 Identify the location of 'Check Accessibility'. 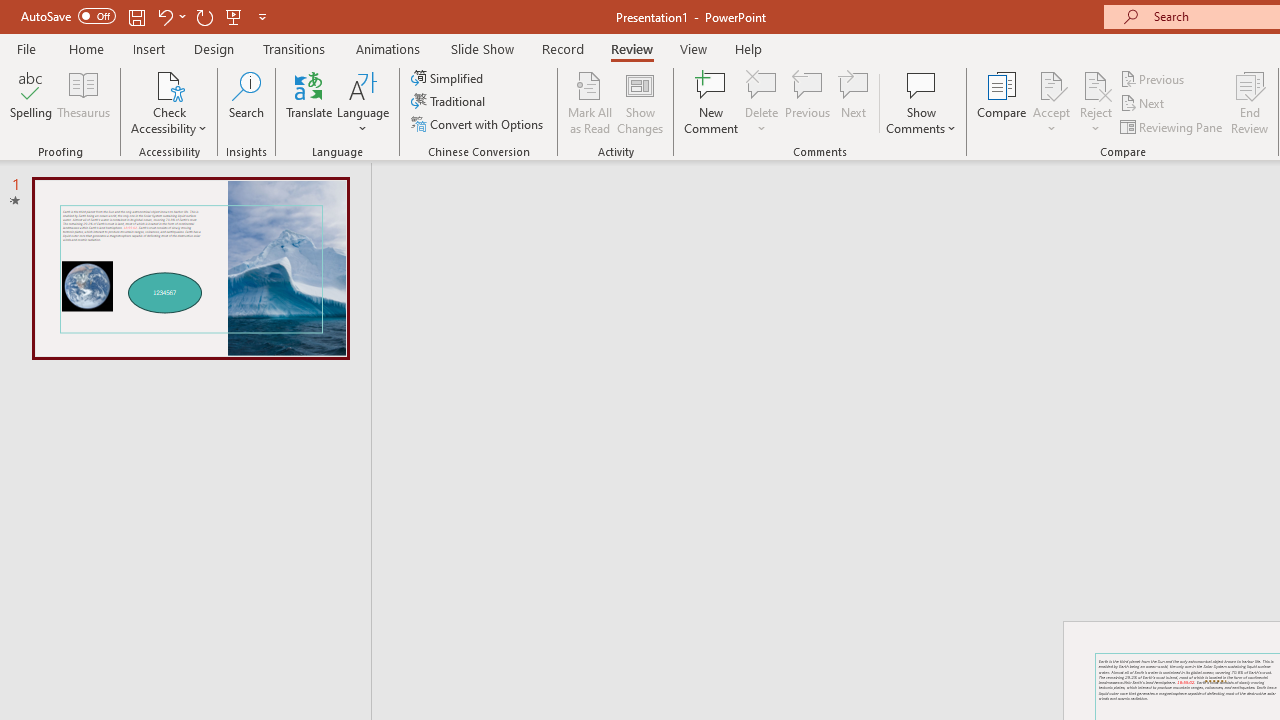
(169, 103).